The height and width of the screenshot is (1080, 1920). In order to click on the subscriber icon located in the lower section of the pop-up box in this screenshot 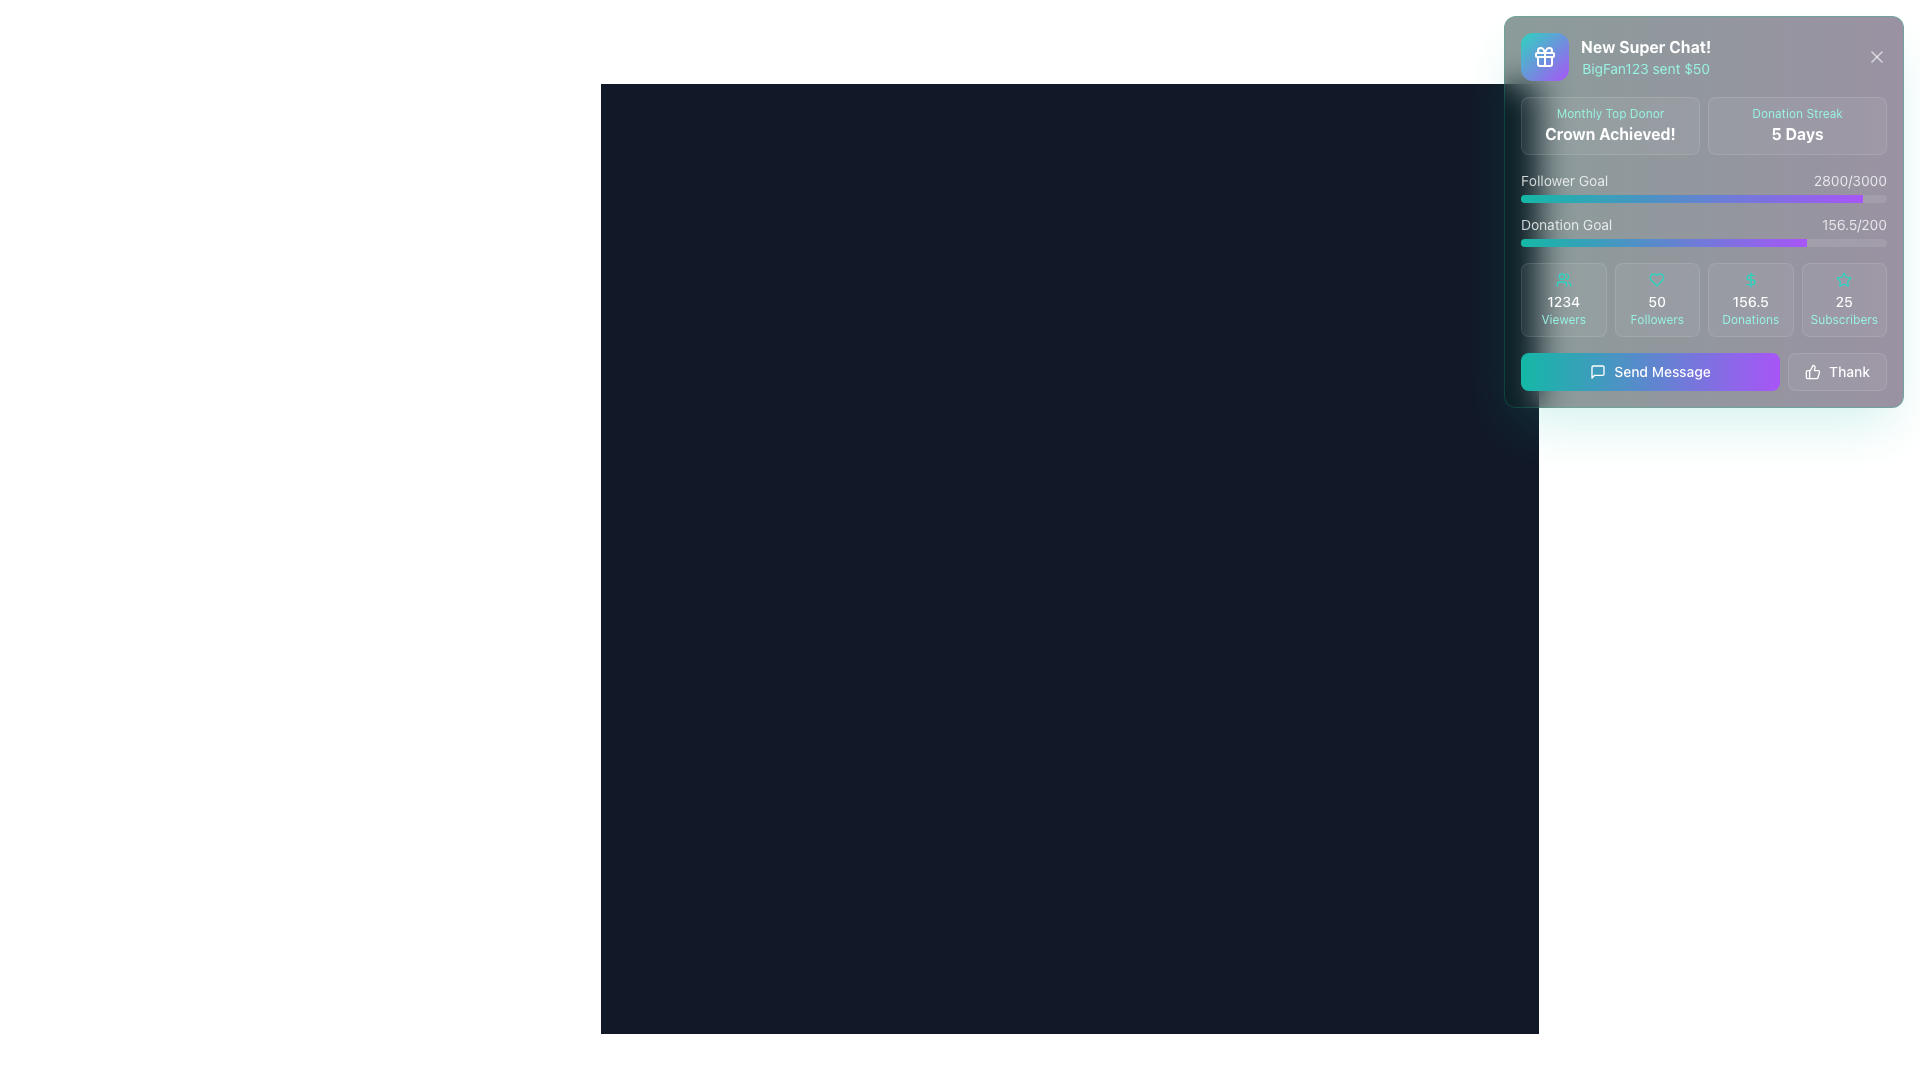, I will do `click(1842, 278)`.